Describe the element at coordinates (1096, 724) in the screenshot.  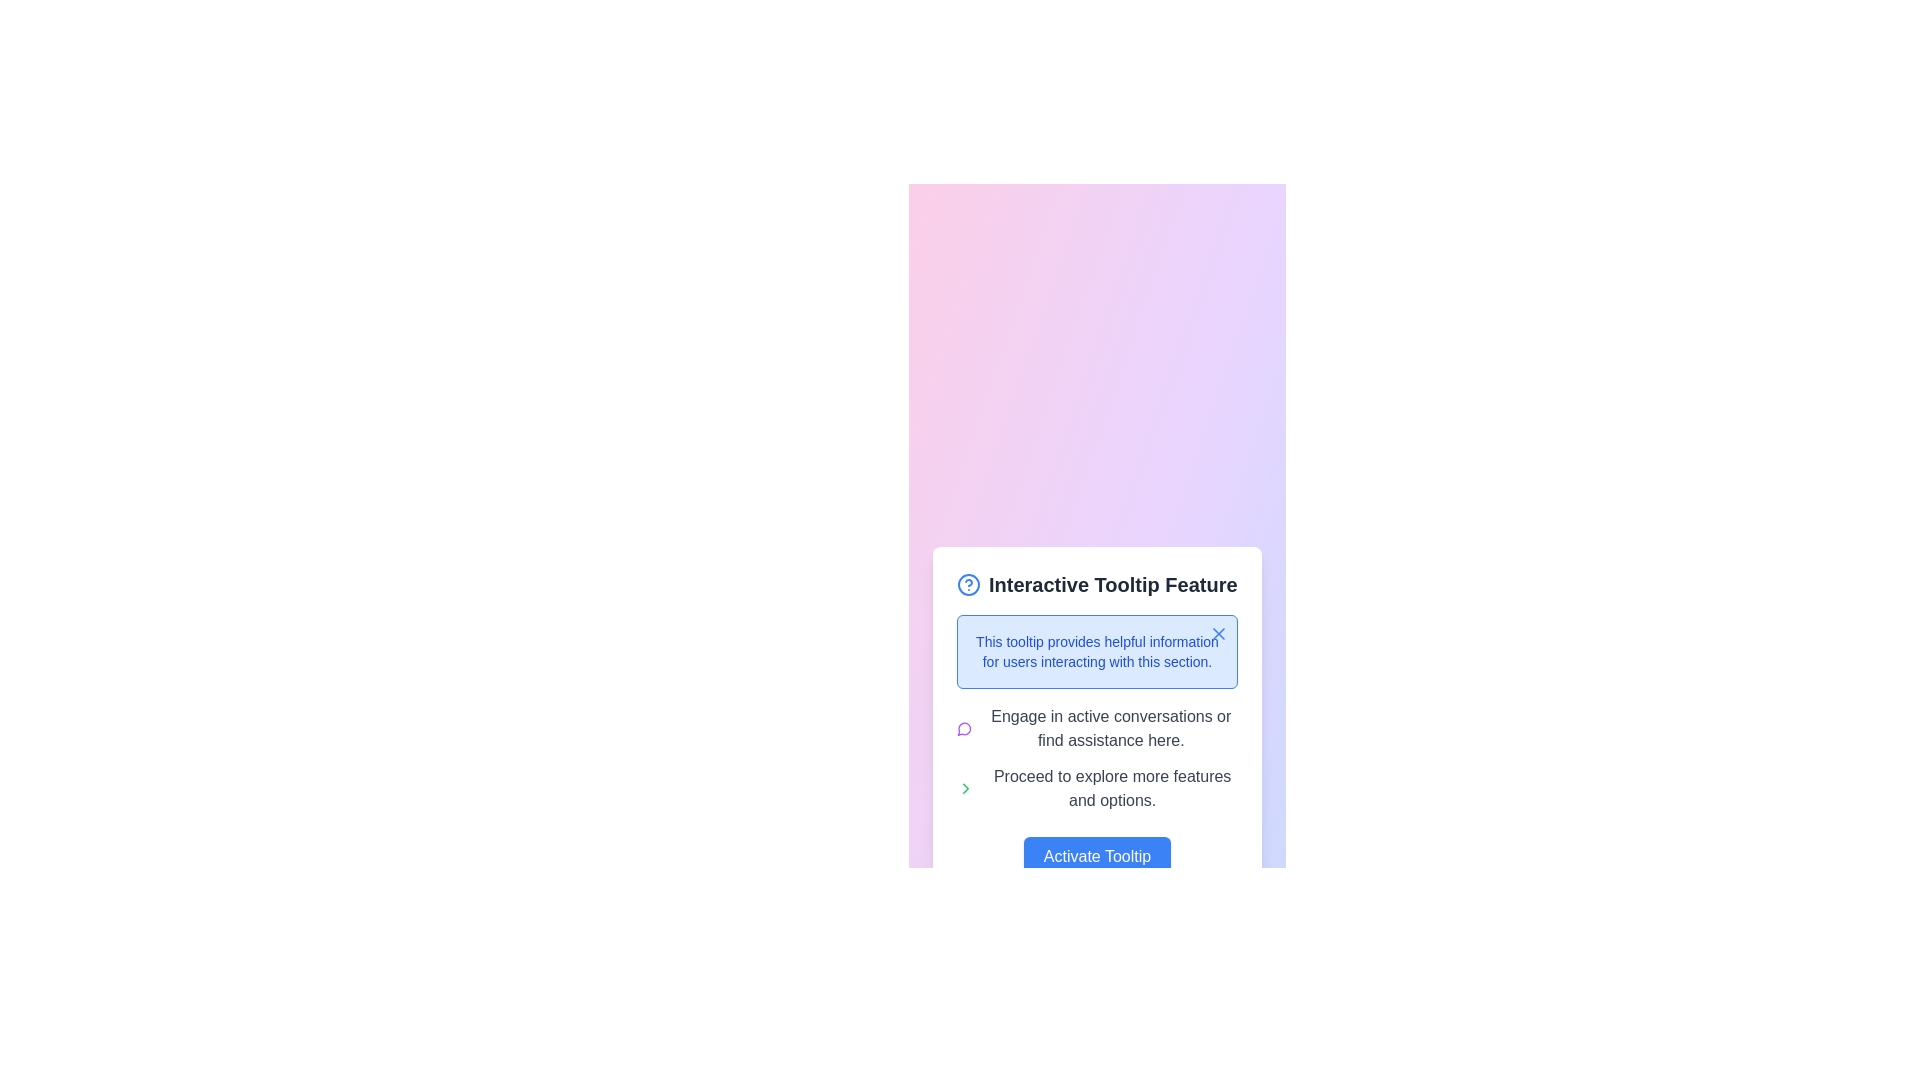
I see `the explanatory text block located beneath the blue-outlined tooltip box in the second section of the feature panel` at that location.